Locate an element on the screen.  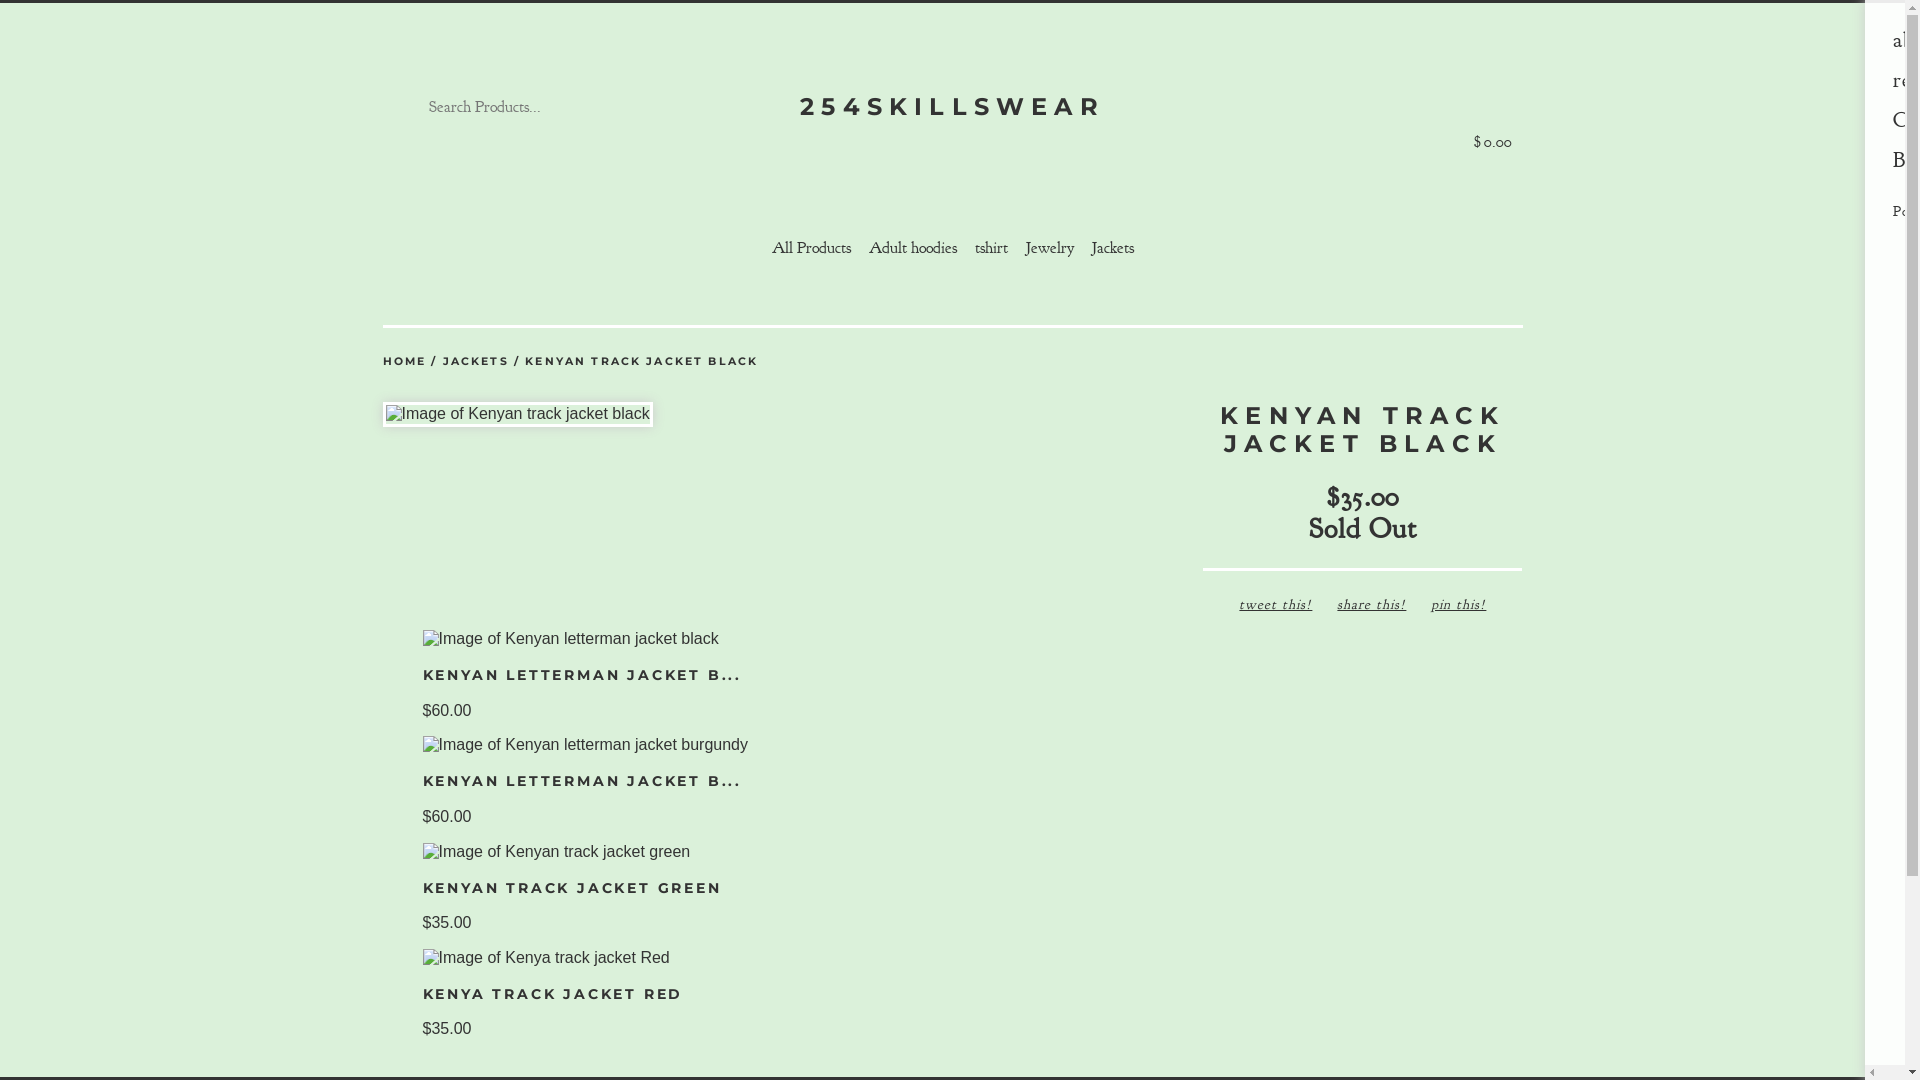
'Jewelry' is located at coordinates (1017, 246).